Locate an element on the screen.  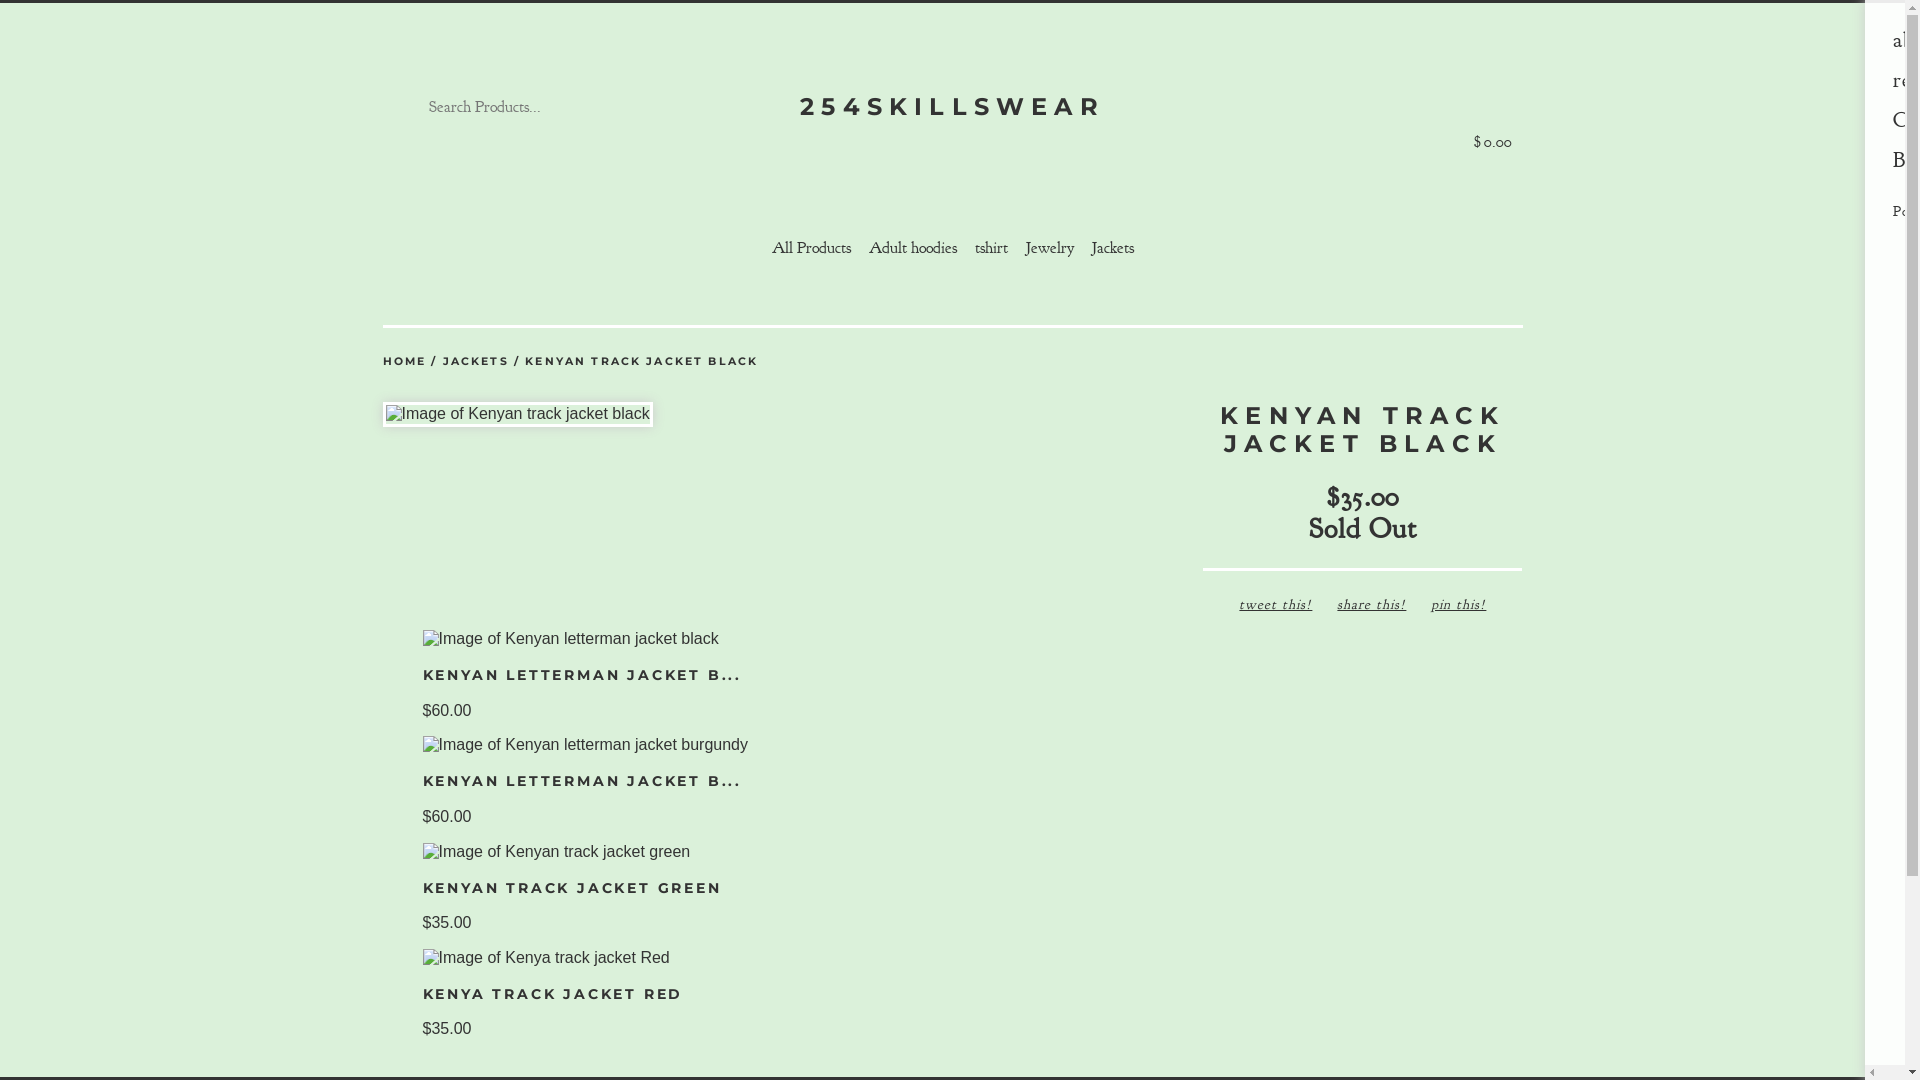
'Jewelry' is located at coordinates (1017, 246).